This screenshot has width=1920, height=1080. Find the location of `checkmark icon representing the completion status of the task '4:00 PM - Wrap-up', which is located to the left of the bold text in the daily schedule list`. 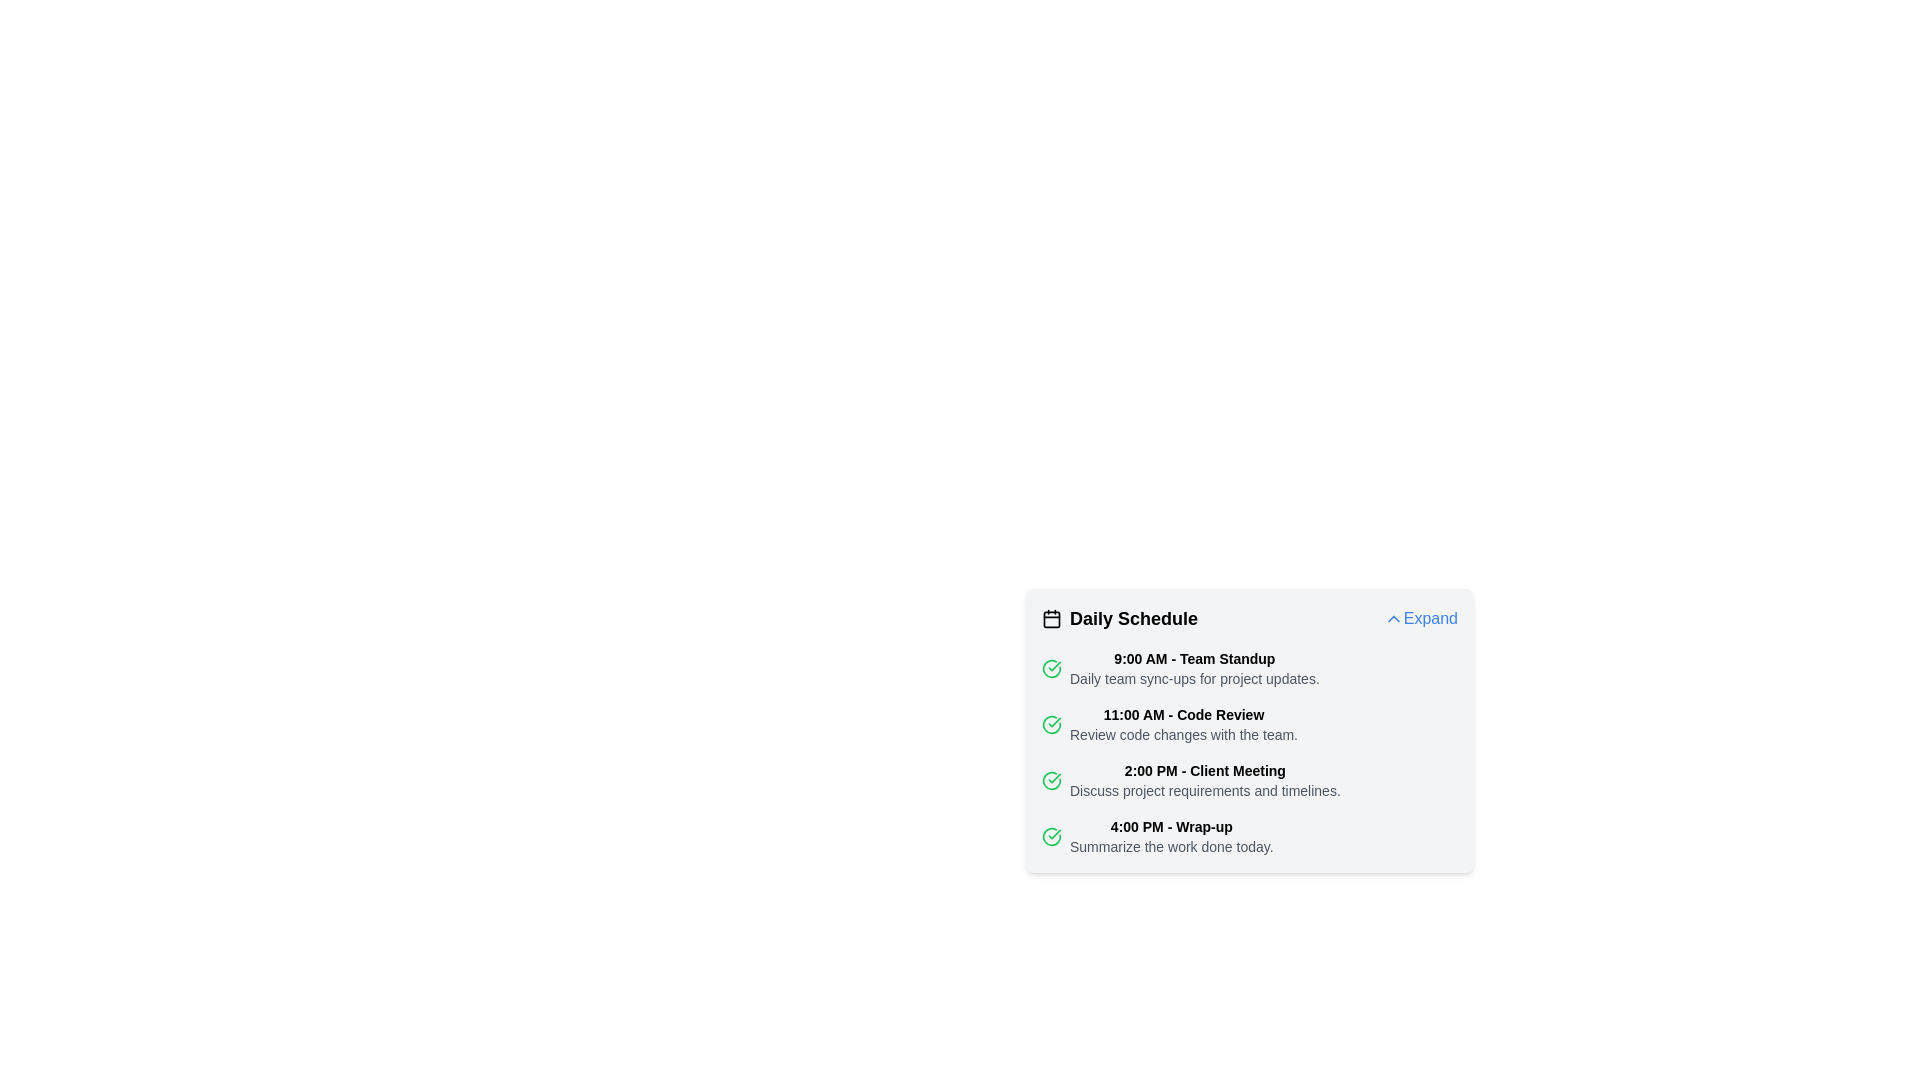

checkmark icon representing the completion status of the task '4:00 PM - Wrap-up', which is located to the left of the bold text in the daily schedule list is located at coordinates (1050, 837).